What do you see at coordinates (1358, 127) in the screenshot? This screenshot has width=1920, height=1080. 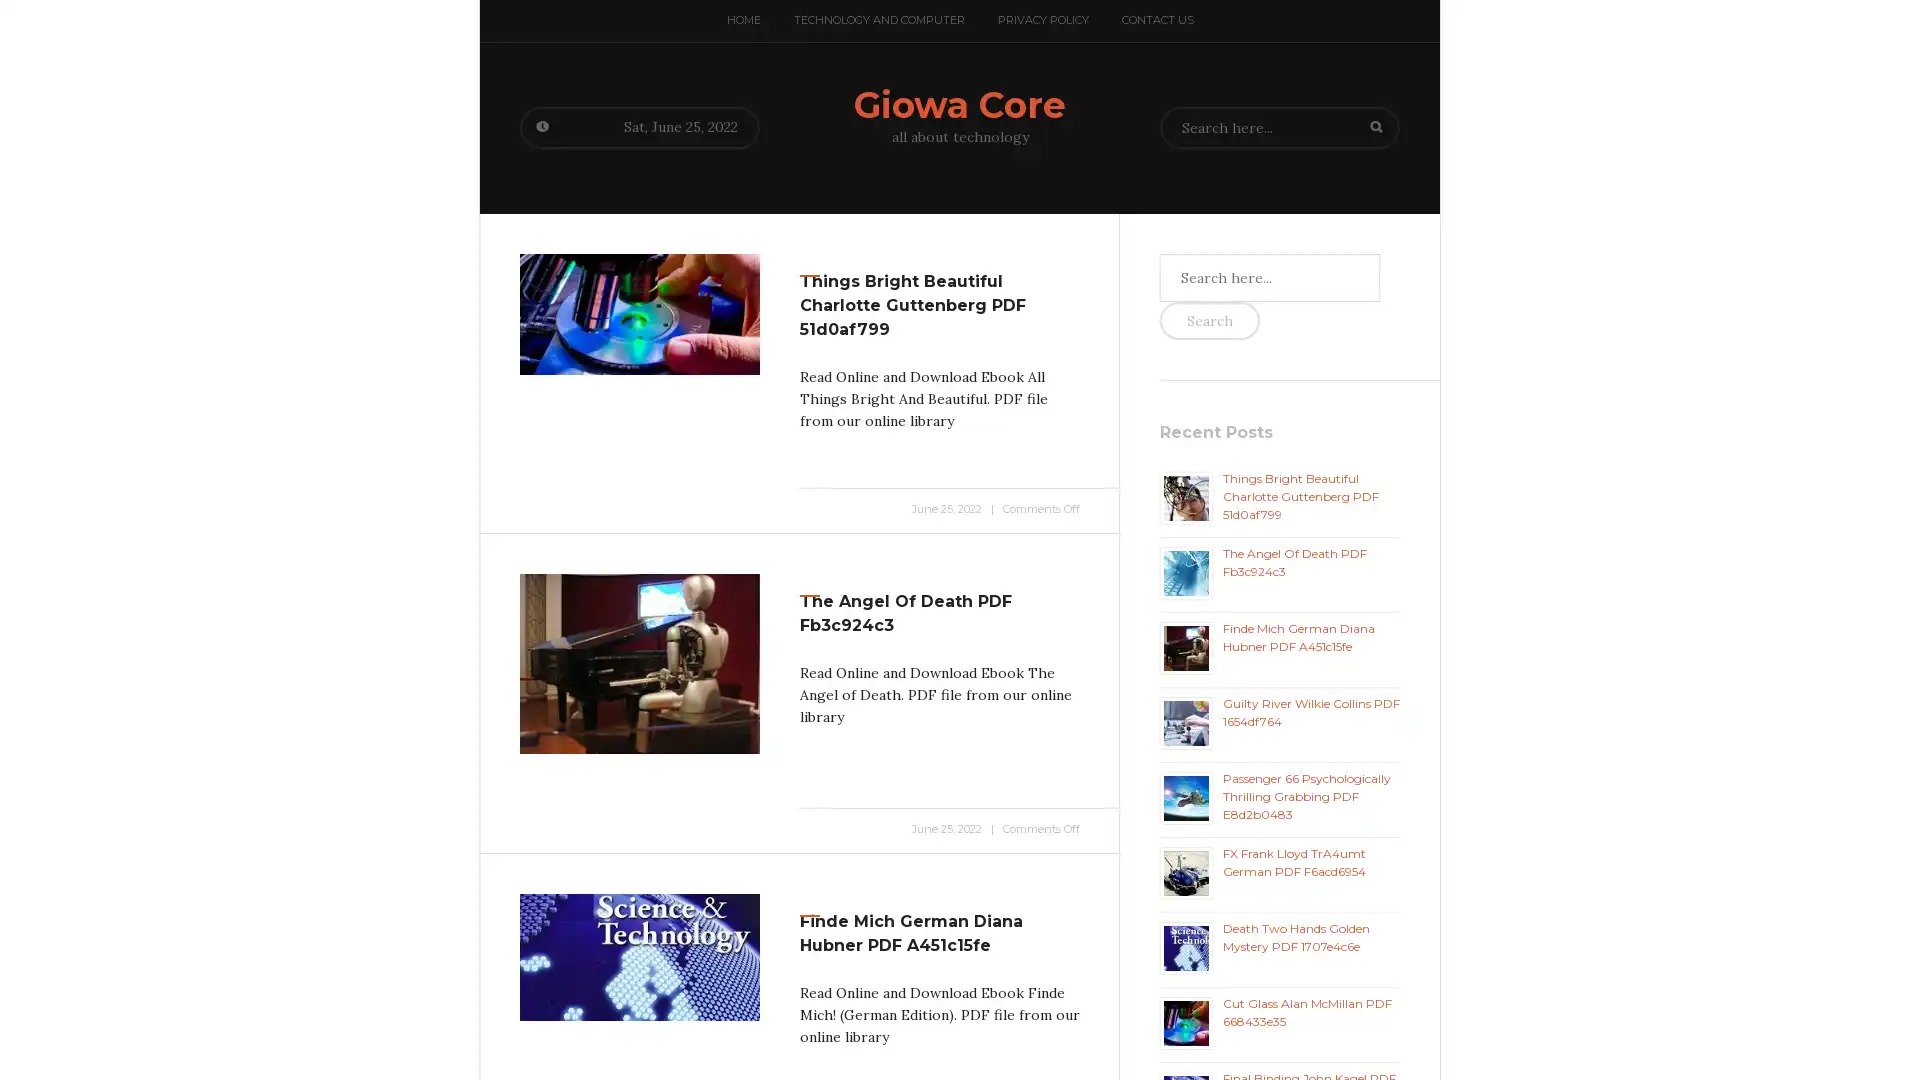 I see `Search` at bounding box center [1358, 127].